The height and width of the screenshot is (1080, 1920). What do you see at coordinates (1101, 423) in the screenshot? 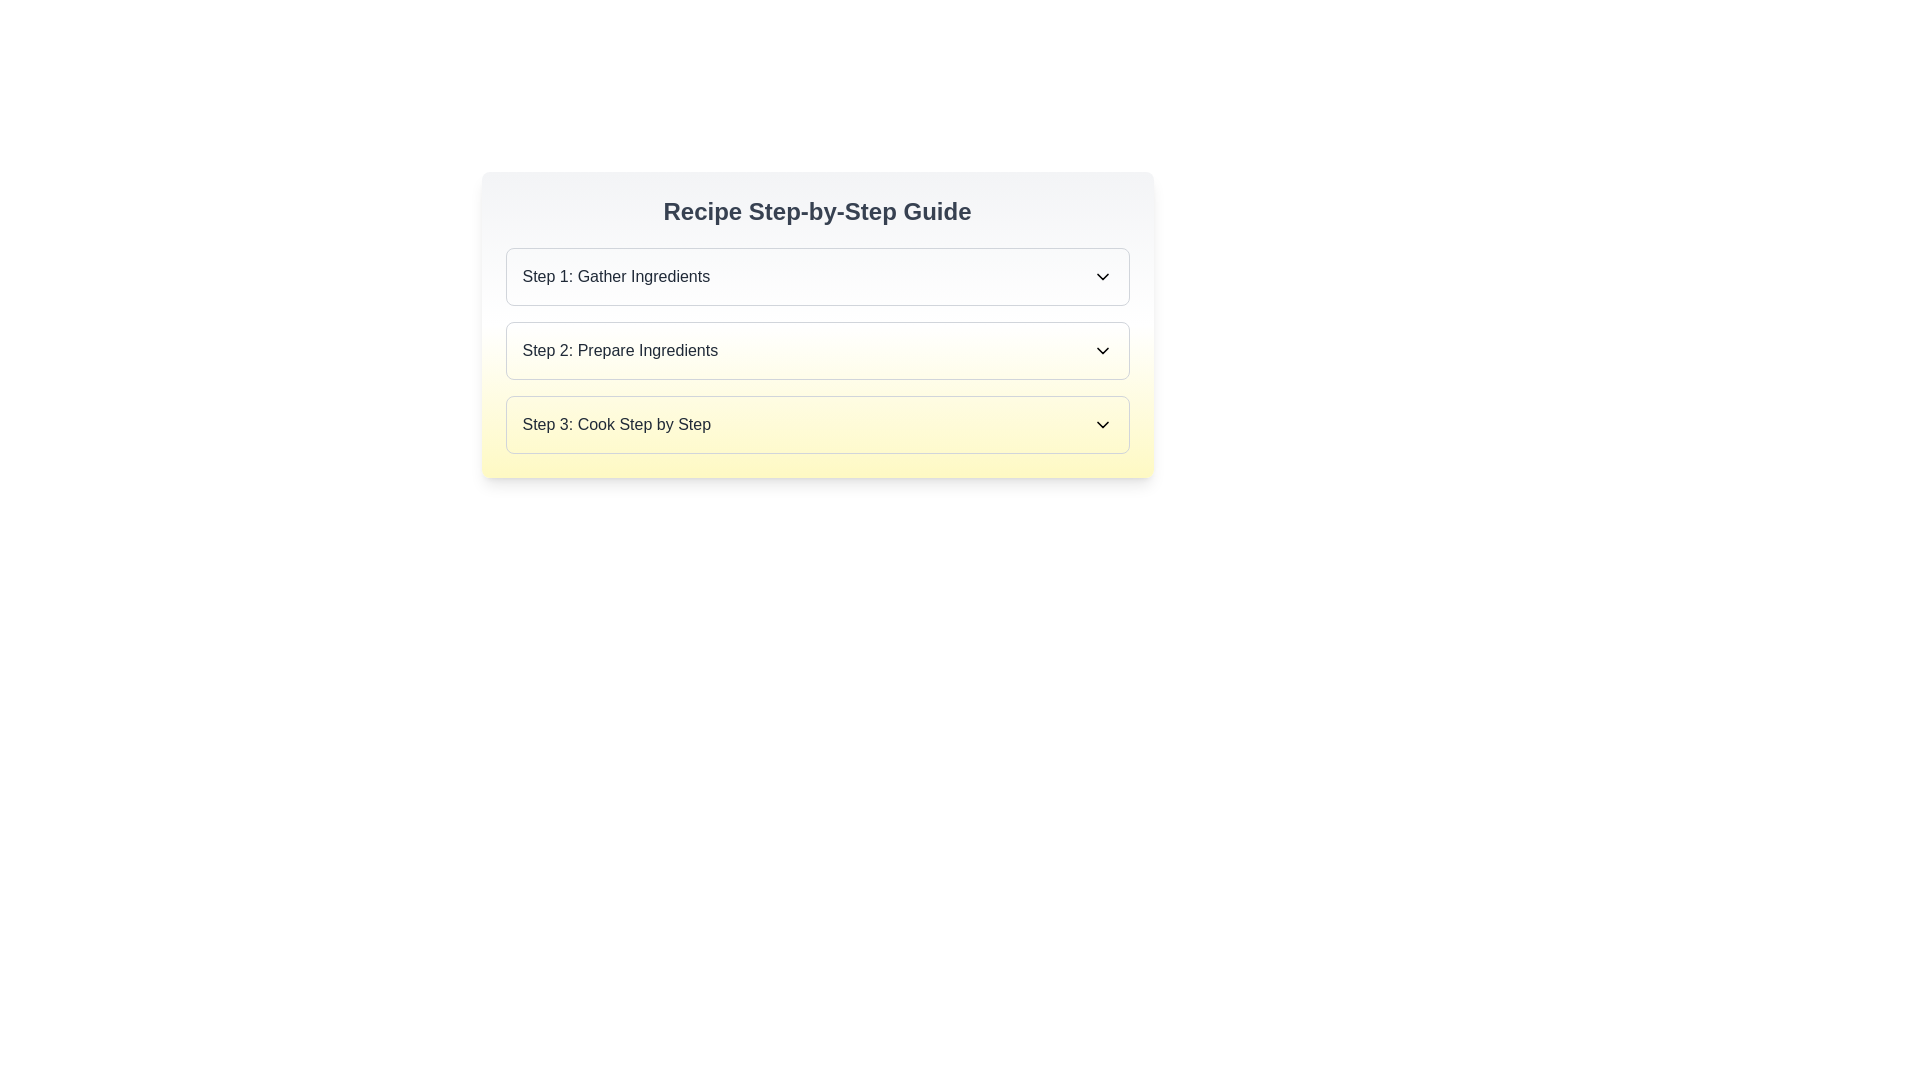
I see `the Chevron icon located in the right-aligned portion of the 'Step 3: Cook Step by Step' section` at bounding box center [1101, 423].